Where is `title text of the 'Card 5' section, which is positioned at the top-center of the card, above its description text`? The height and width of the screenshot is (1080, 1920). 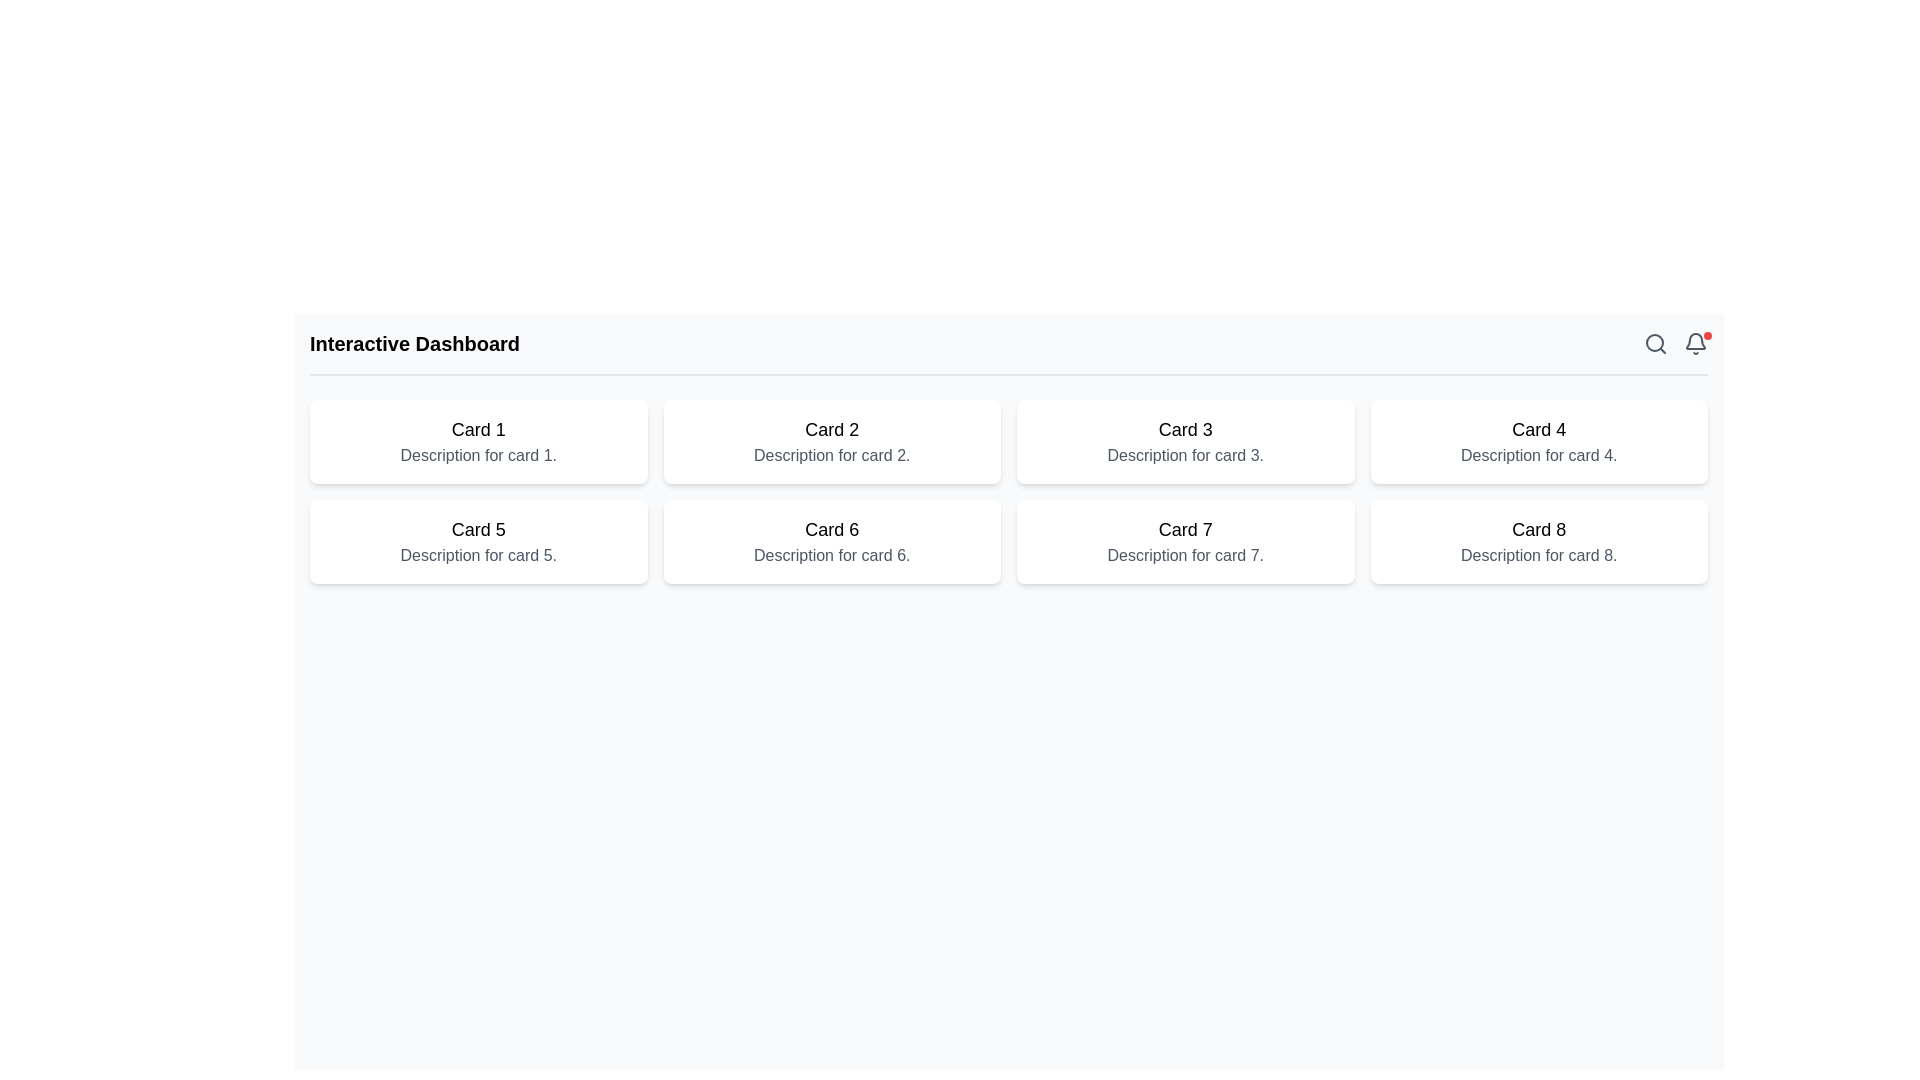 title text of the 'Card 5' section, which is positioned at the top-center of the card, above its description text is located at coordinates (477, 528).